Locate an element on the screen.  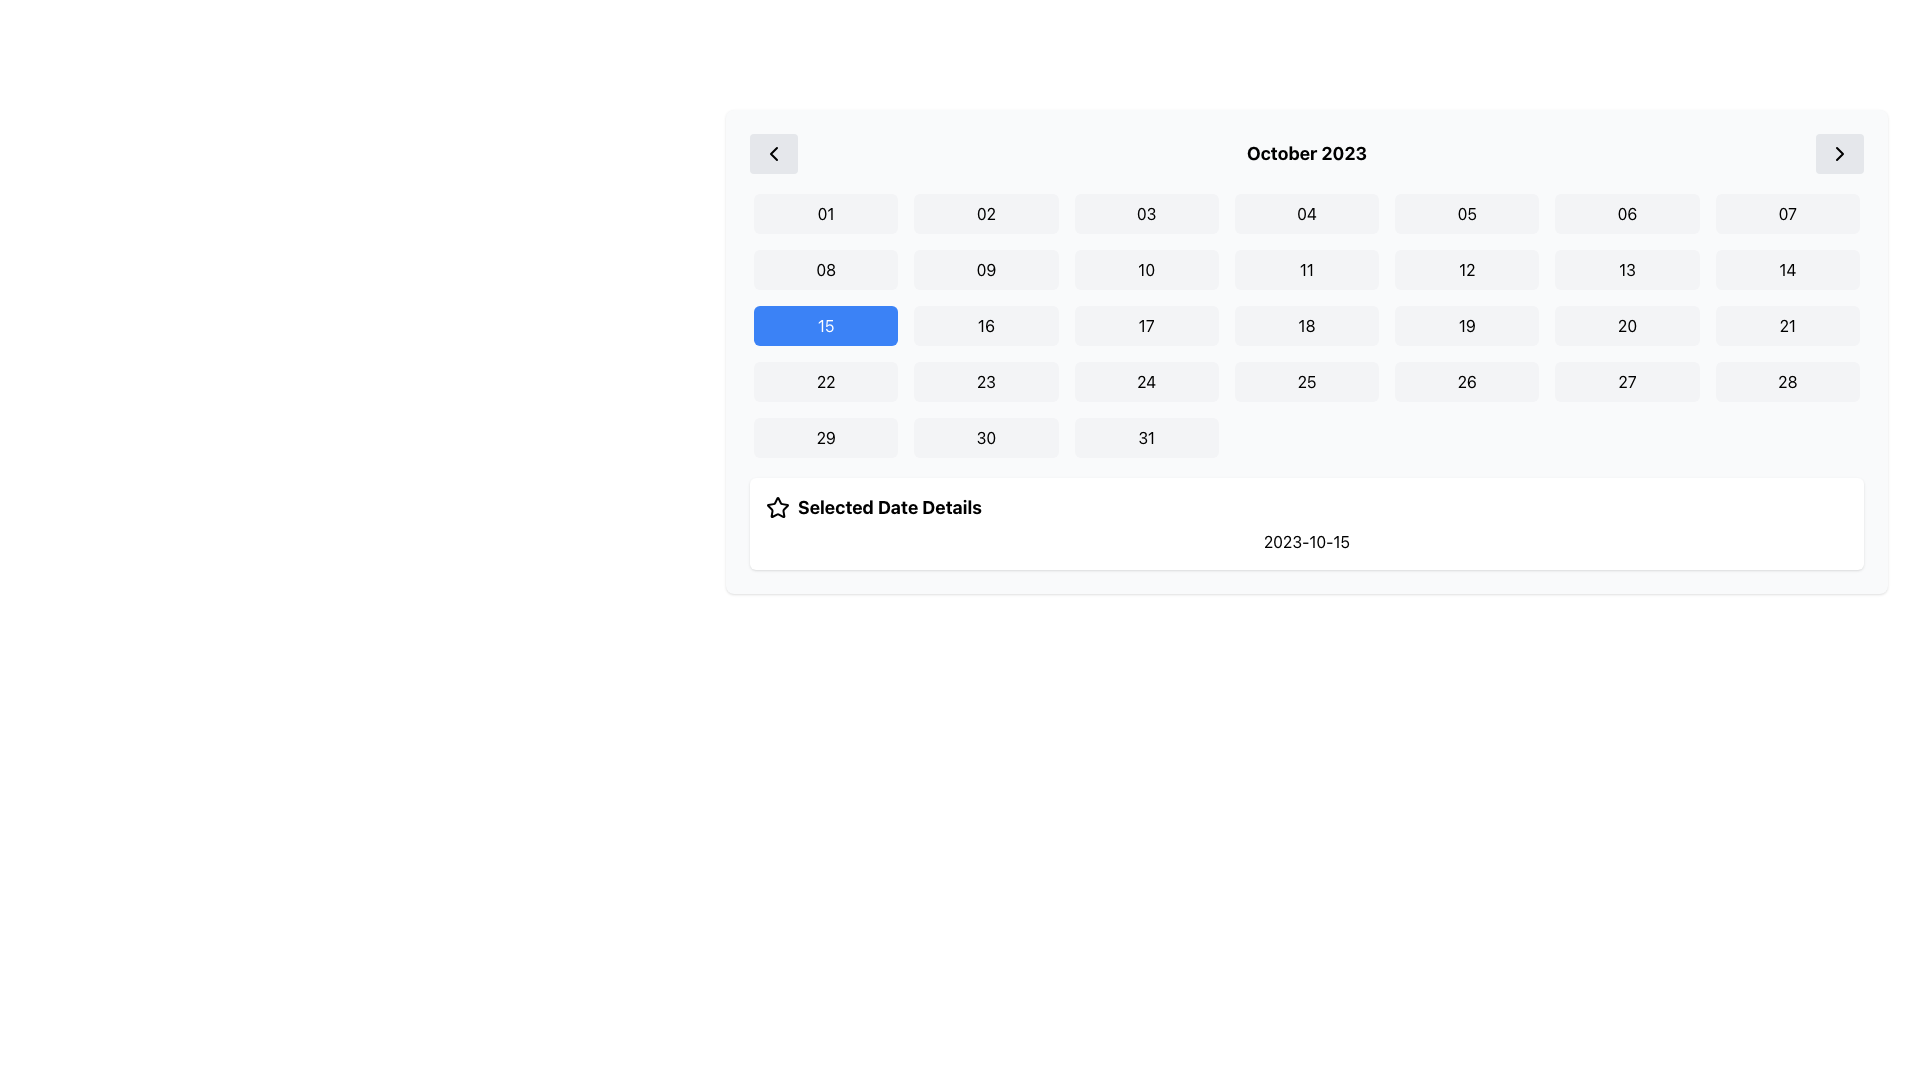
the right-facing chevron icon in the top right corner of the calendar interface is located at coordinates (1839, 153).